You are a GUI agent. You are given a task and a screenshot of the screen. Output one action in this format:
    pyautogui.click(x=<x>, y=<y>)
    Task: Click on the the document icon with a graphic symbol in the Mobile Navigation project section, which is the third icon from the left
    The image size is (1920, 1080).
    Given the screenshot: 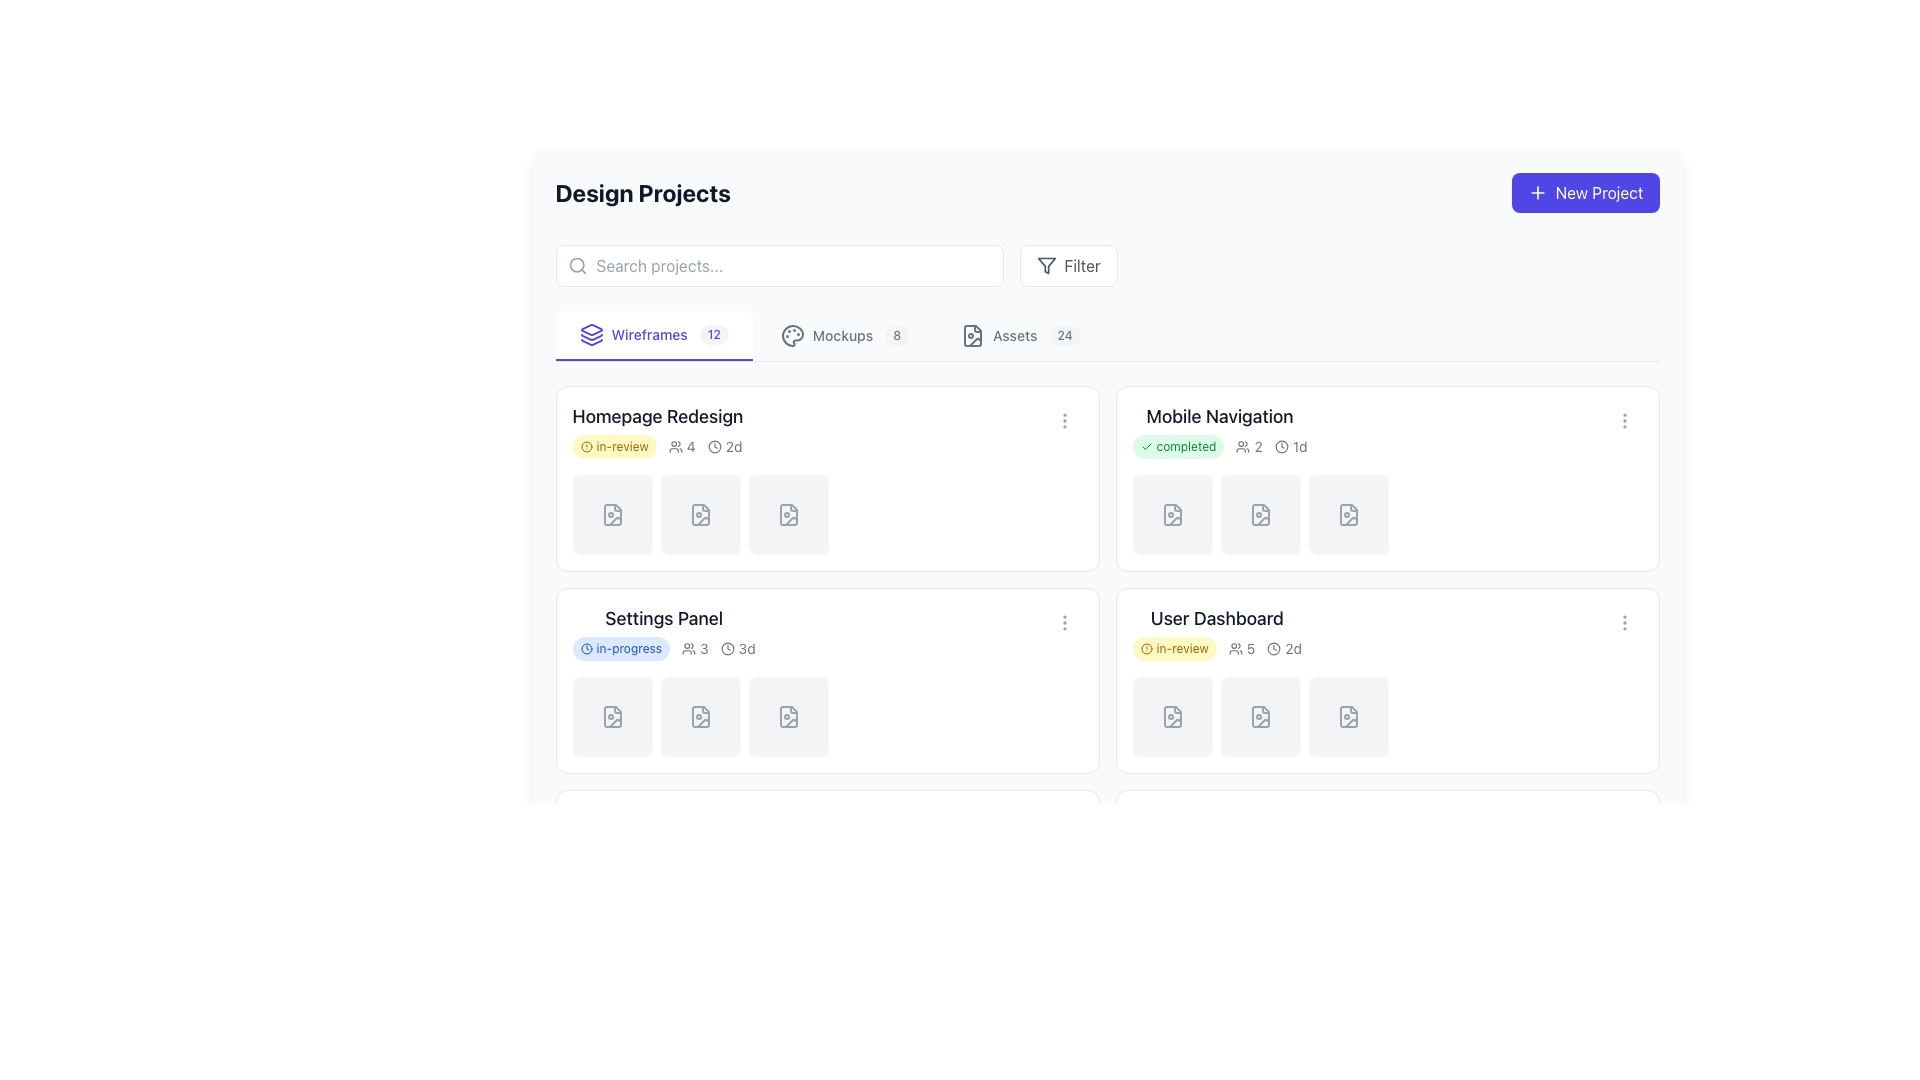 What is the action you would take?
    pyautogui.click(x=1259, y=514)
    